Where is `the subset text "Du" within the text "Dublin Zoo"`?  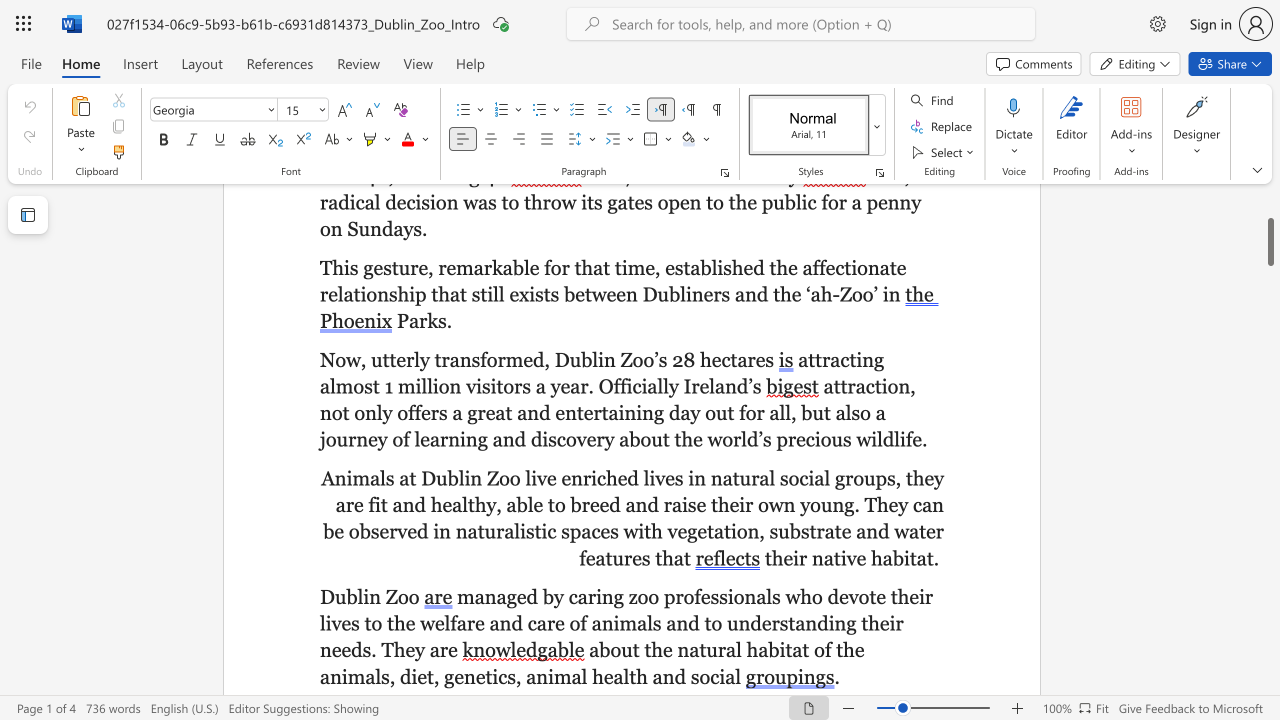
the subset text "Du" within the text "Dublin Zoo" is located at coordinates (320, 595).